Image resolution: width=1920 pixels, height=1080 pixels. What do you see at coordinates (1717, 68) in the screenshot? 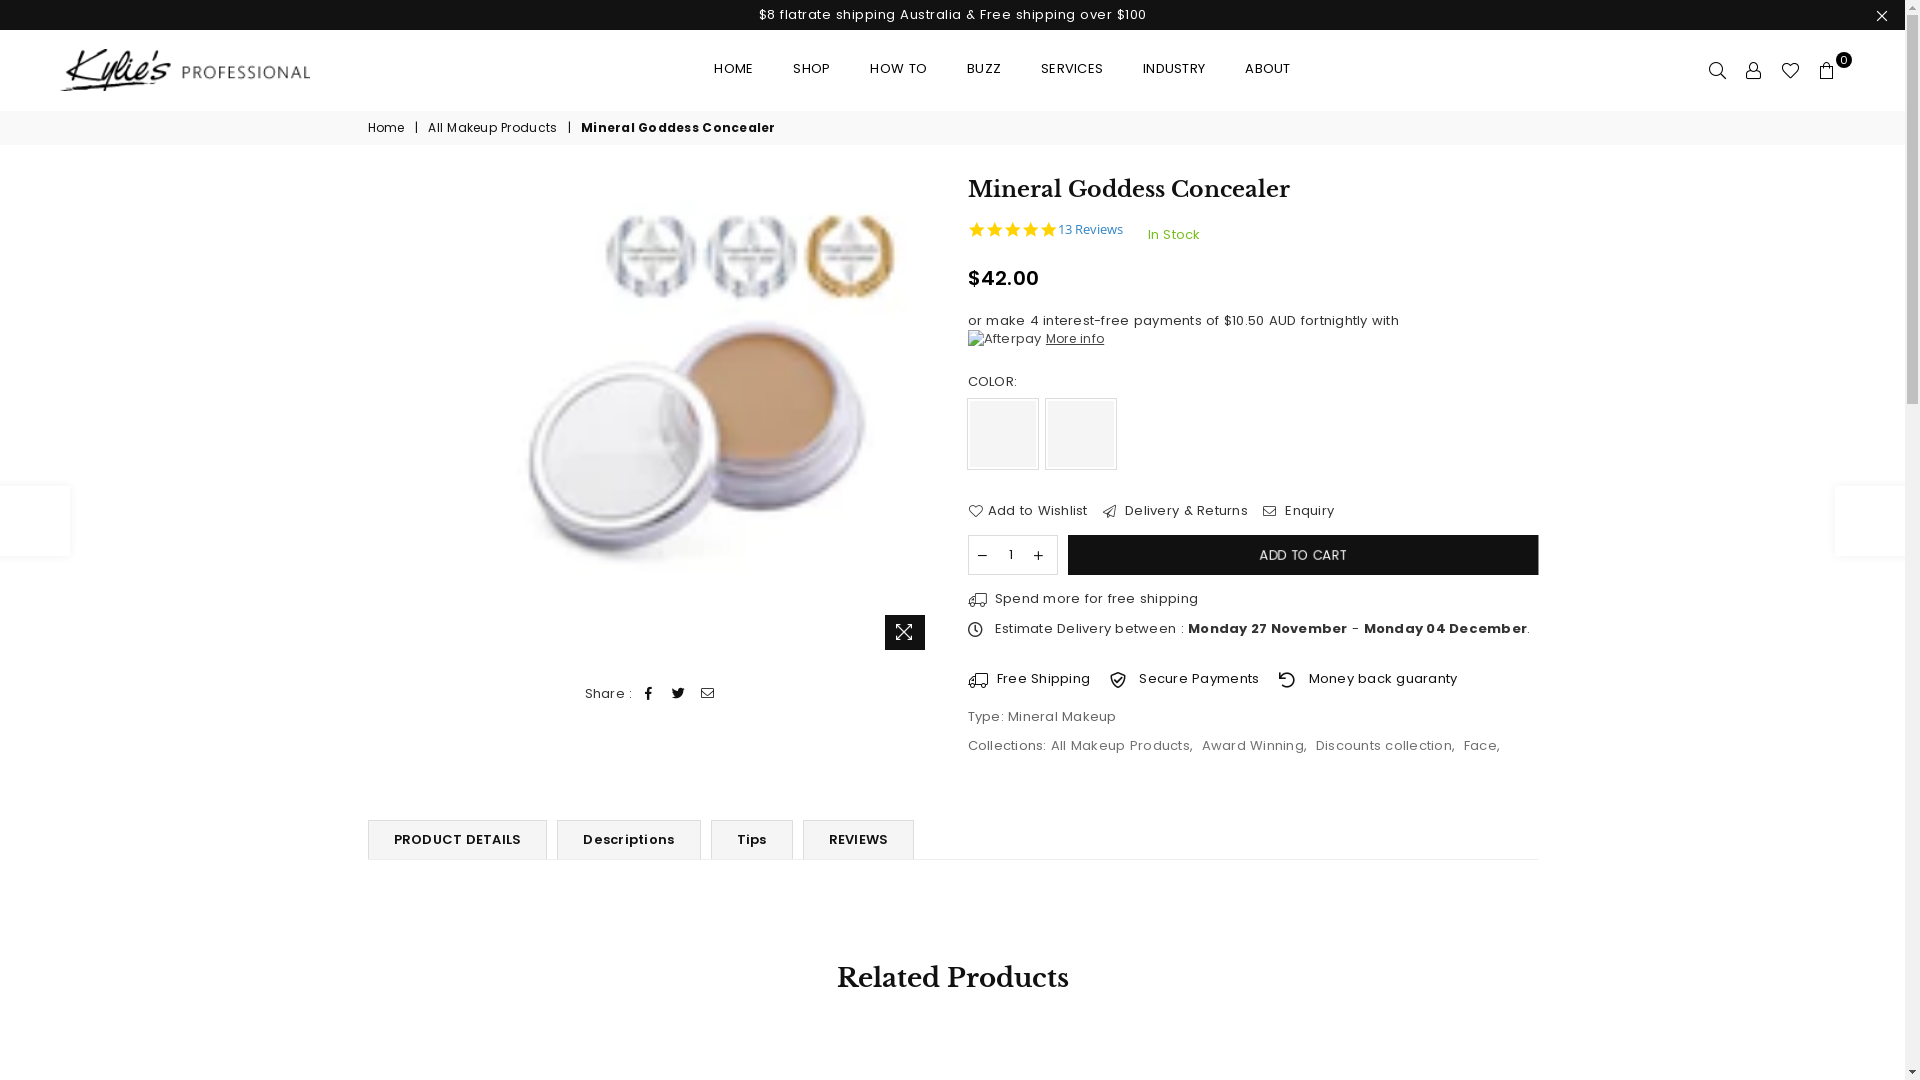
I see `'Search'` at bounding box center [1717, 68].